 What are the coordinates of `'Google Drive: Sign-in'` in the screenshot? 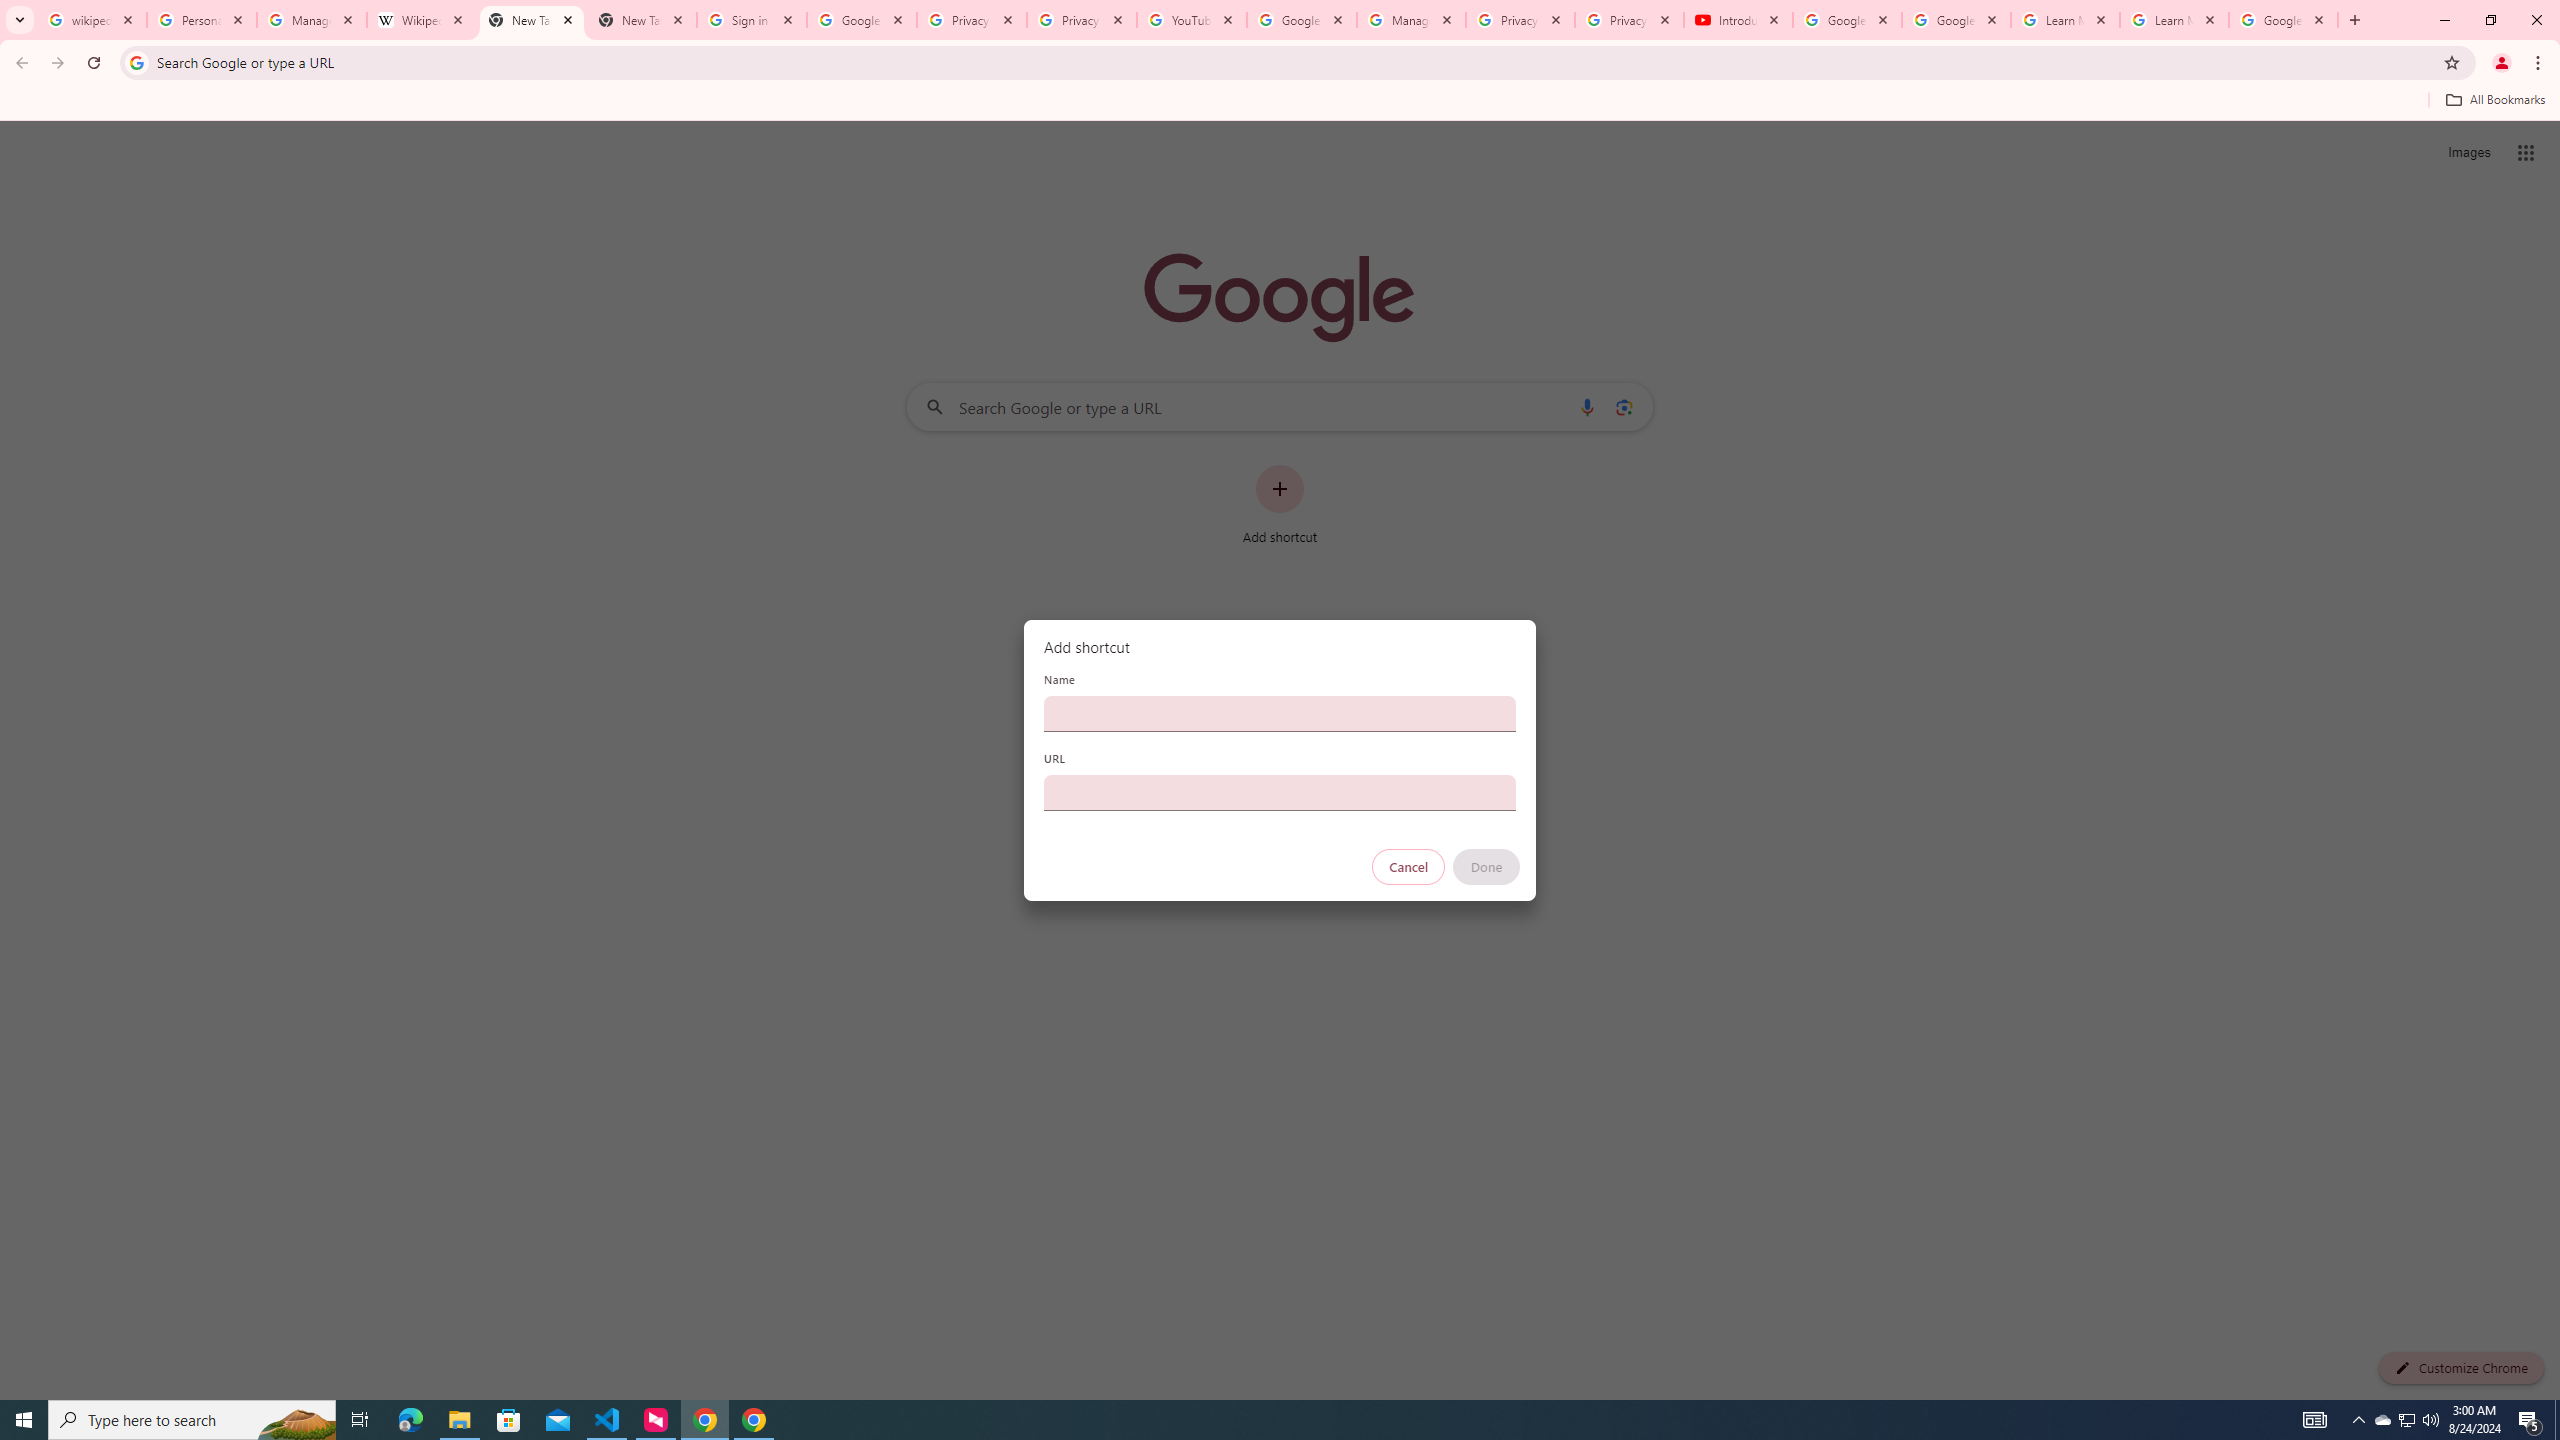 It's located at (861, 19).